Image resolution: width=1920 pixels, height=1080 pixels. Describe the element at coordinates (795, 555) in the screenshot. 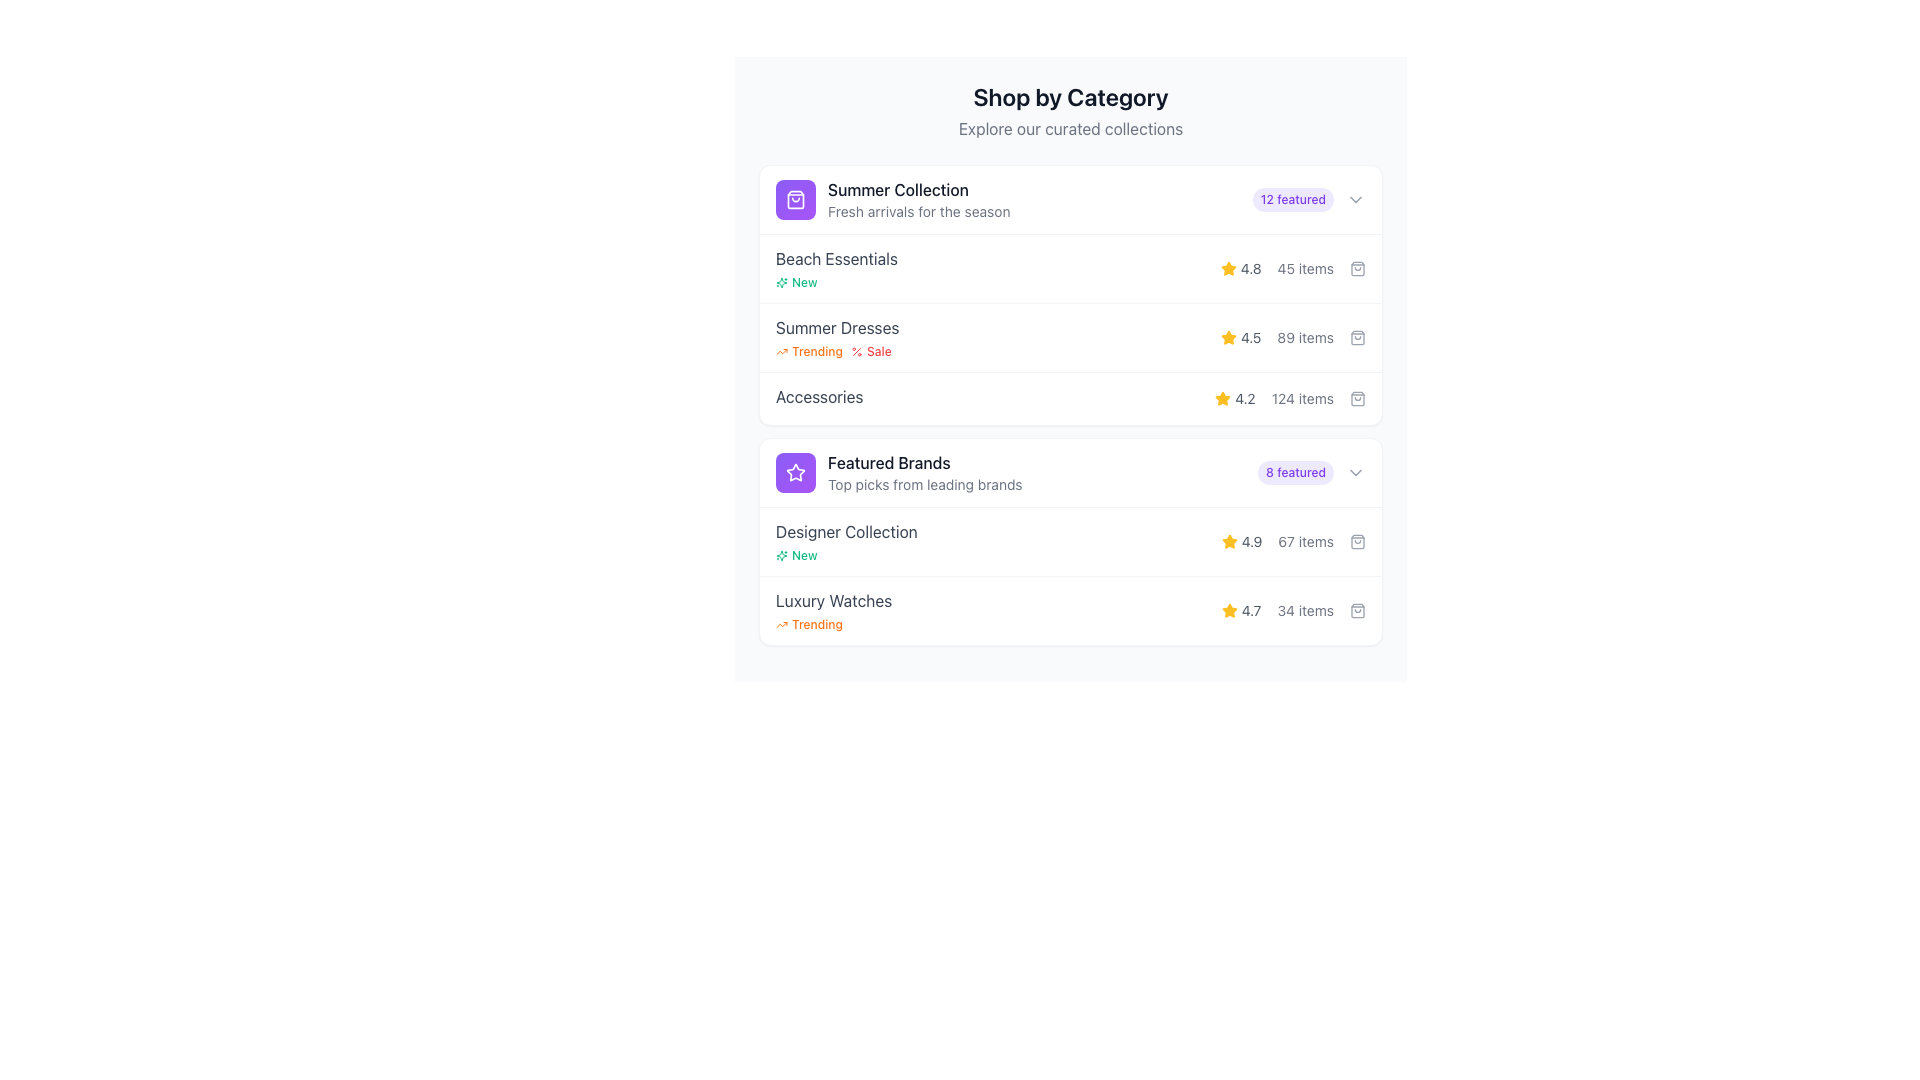

I see `the label with an icon indicating the 'Designer Collection' is new, located to the left of the text 'Designer Collection' in the 'Featured Brands' section` at that location.